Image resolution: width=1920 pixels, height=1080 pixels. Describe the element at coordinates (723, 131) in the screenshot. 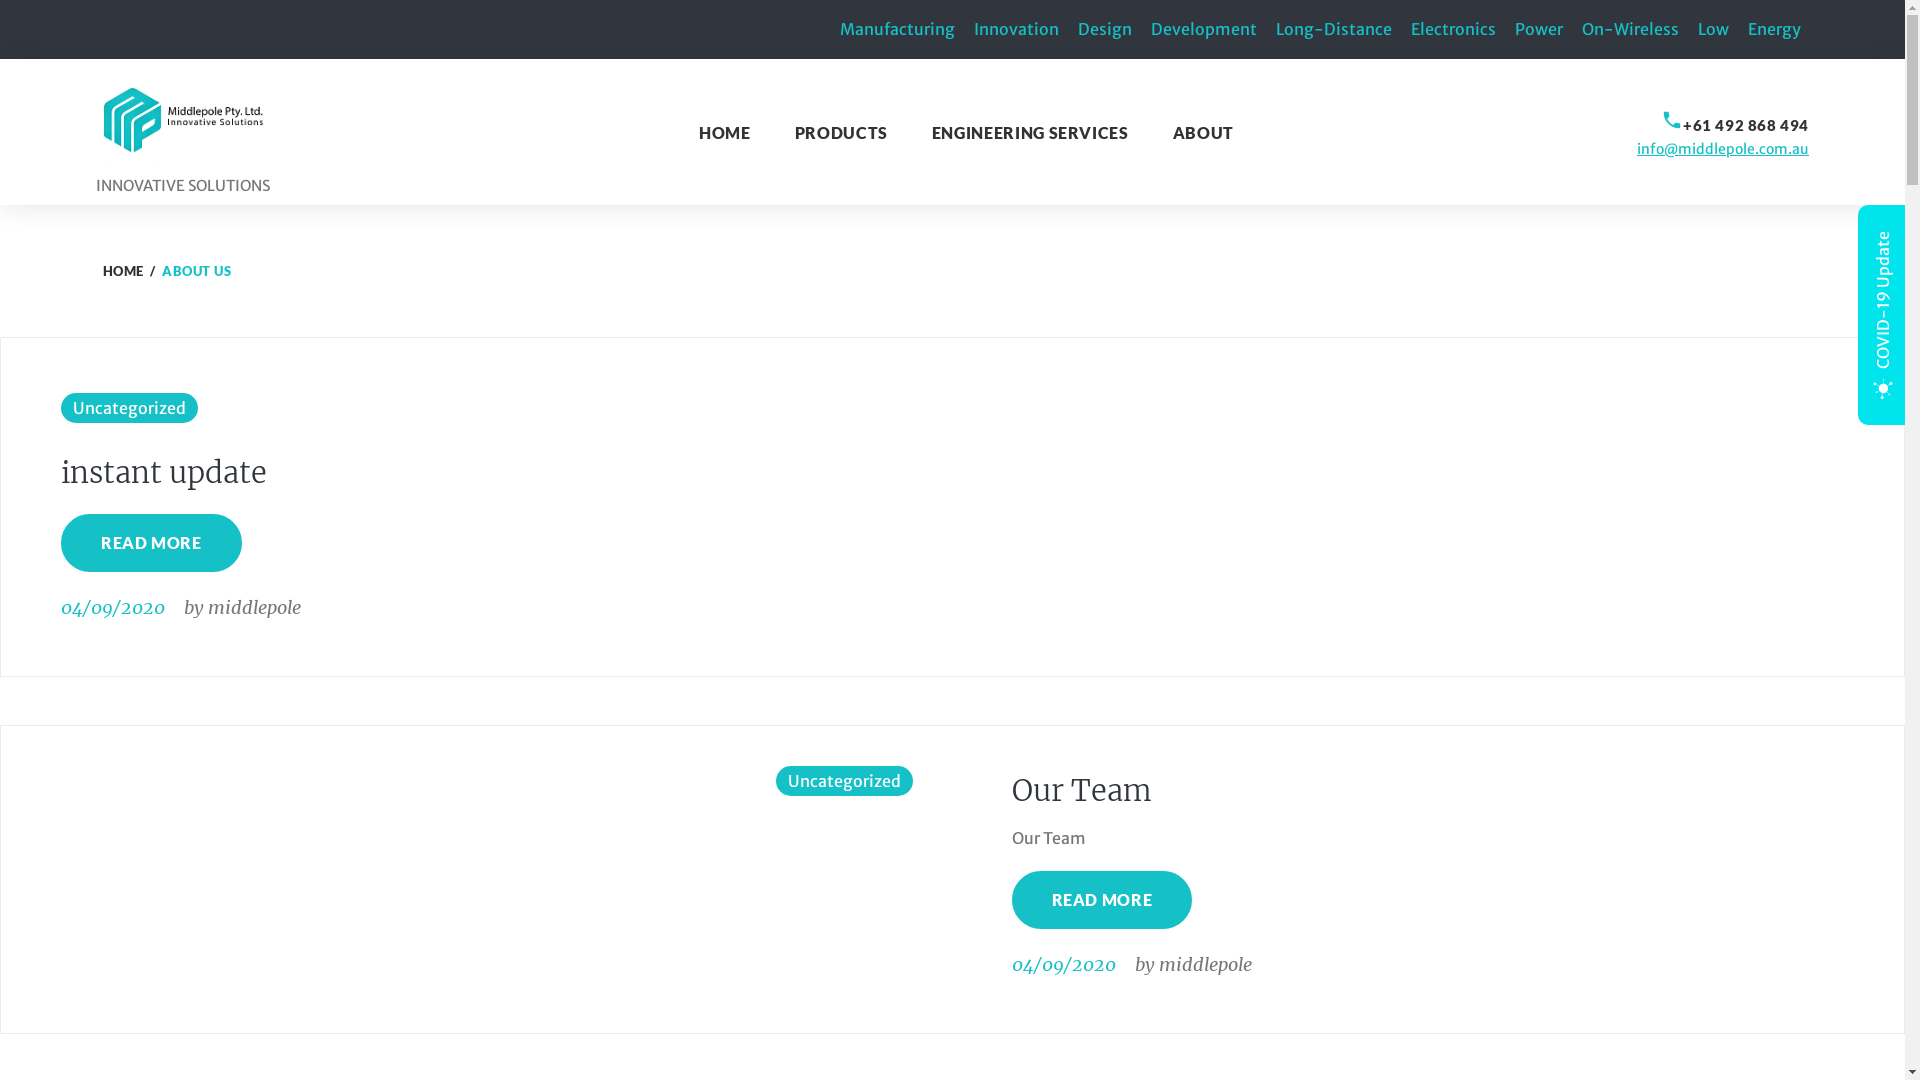

I see `'HOME'` at that location.